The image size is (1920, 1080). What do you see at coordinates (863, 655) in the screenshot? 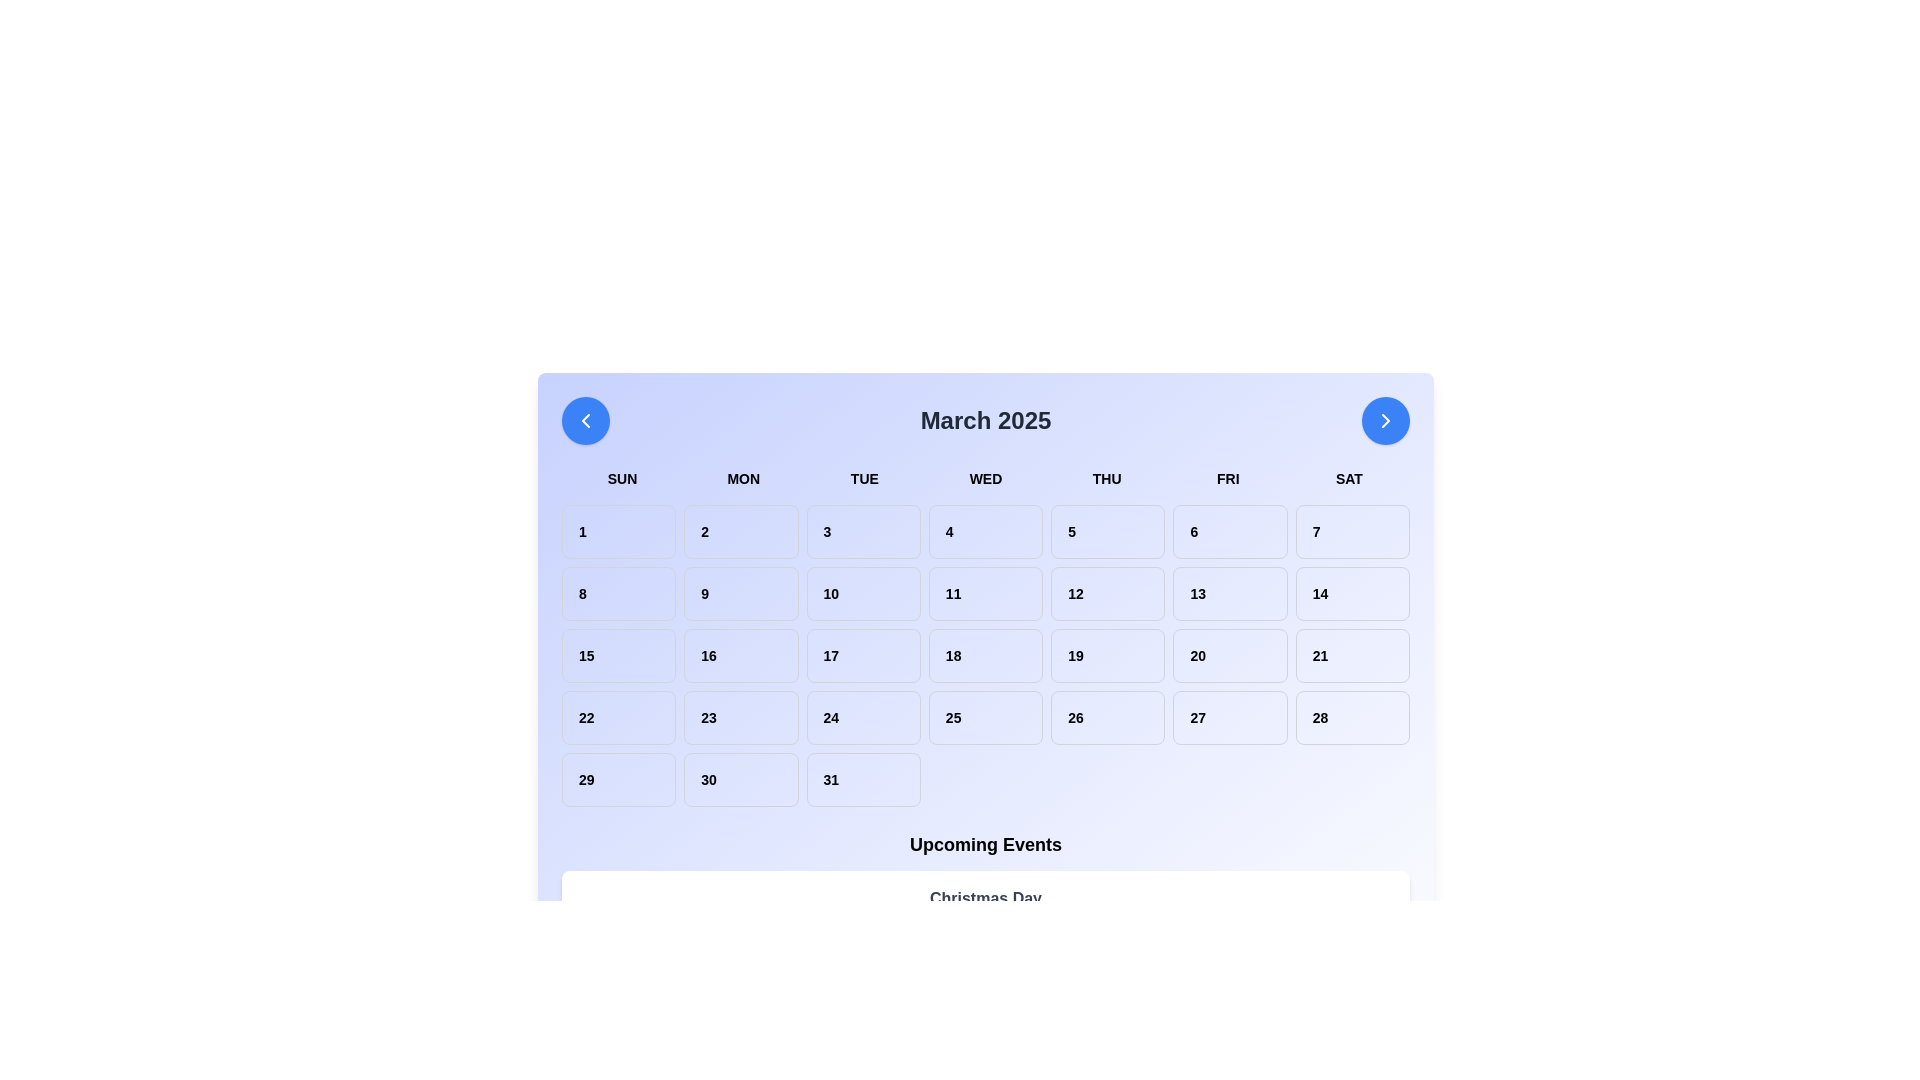
I see `the text label displaying the number '17' within the button in the 'Tuesday' column of the calendar grid for accessibility interaction` at bounding box center [863, 655].